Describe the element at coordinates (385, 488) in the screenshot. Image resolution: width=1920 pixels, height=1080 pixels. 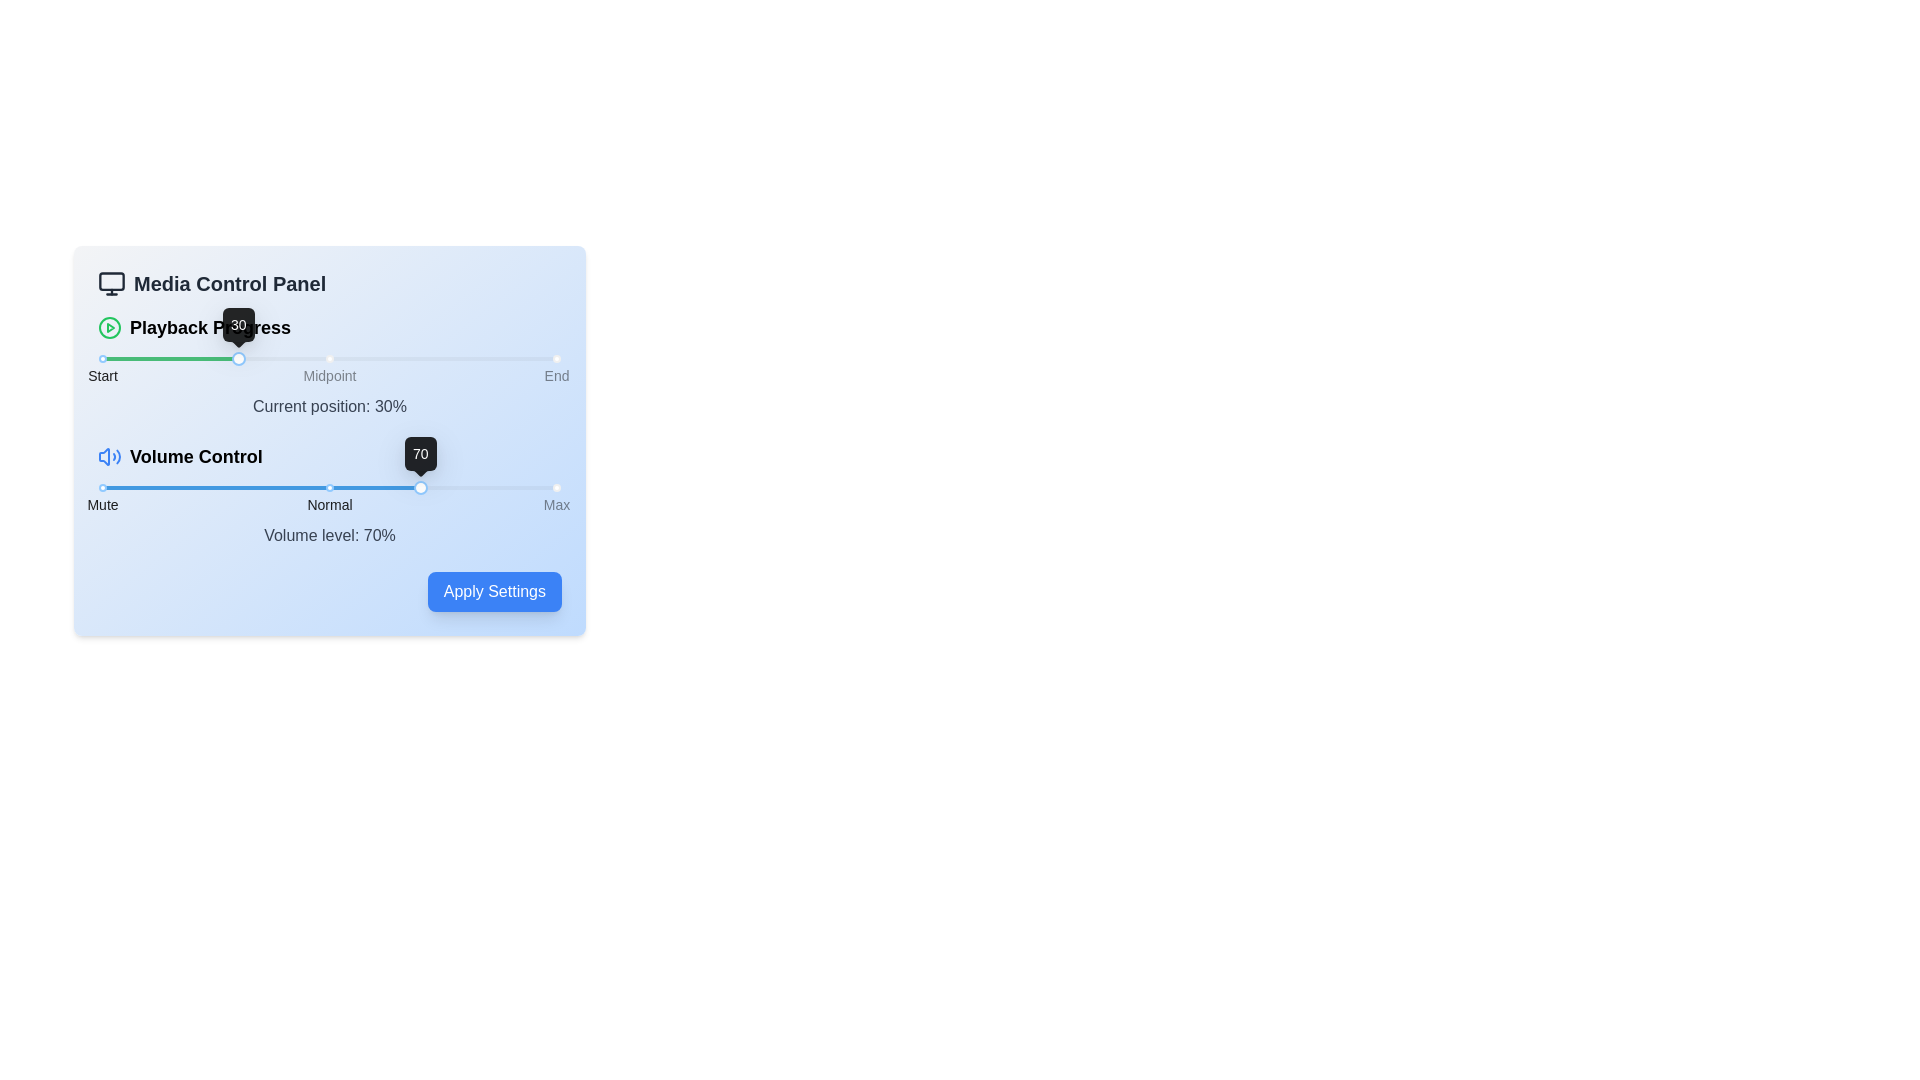
I see `the volume` at that location.